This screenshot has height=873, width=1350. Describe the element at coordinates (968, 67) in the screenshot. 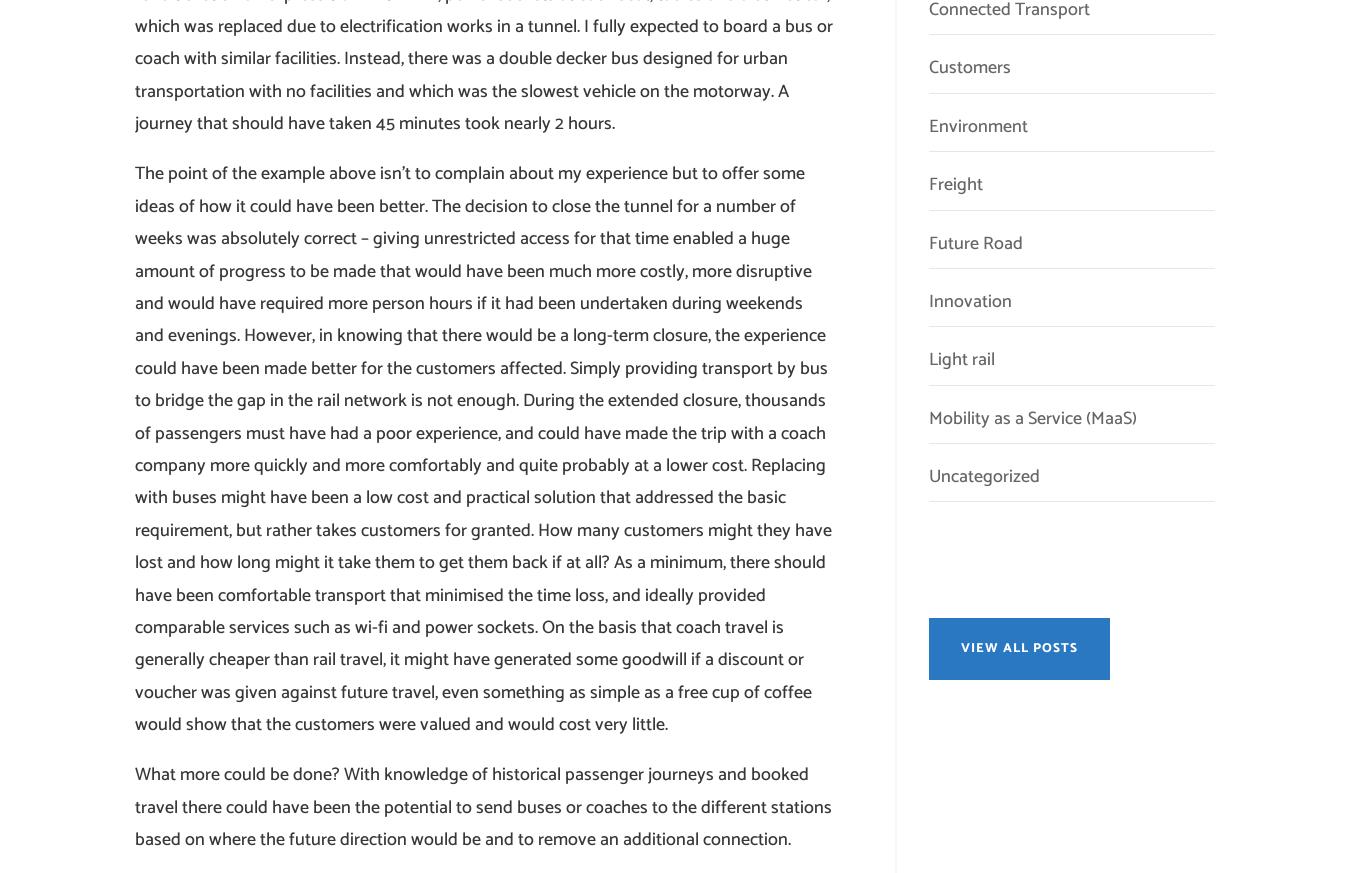

I see `'Customers'` at that location.